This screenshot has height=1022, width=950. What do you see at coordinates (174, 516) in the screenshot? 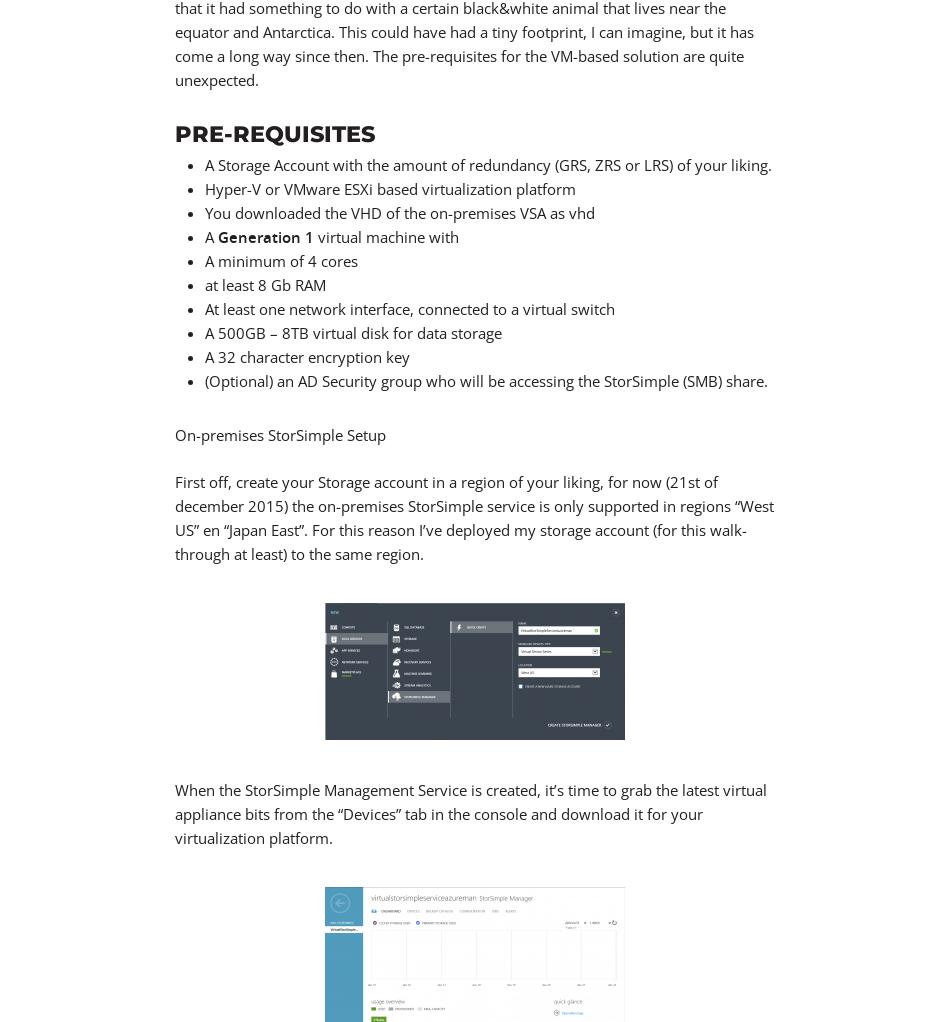
I see `'First off, create your Storage account in a region of your liking, for now (21st of december 2015) the on-premises StorSimple service is only supported in regions “West US” en “Japan East”. For this reason I’ve deployed my storage account (for this walk-through at least) to the same region.'` at bounding box center [174, 516].